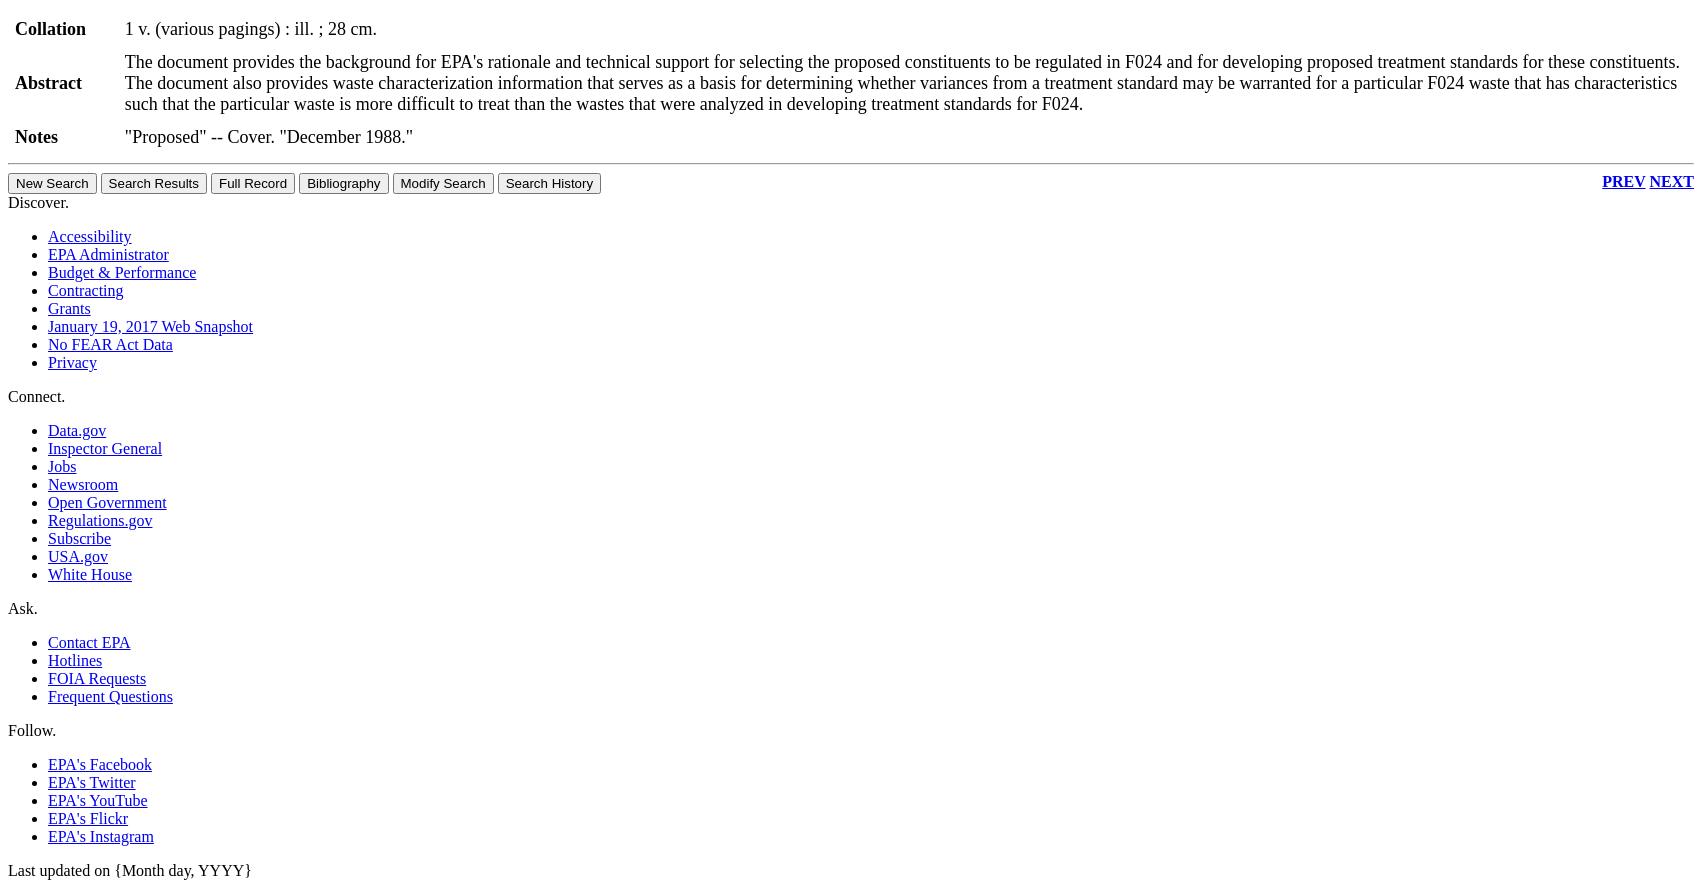  Describe the element at coordinates (129, 868) in the screenshot. I see `'Last updated on {Month day, YYYY}'` at that location.